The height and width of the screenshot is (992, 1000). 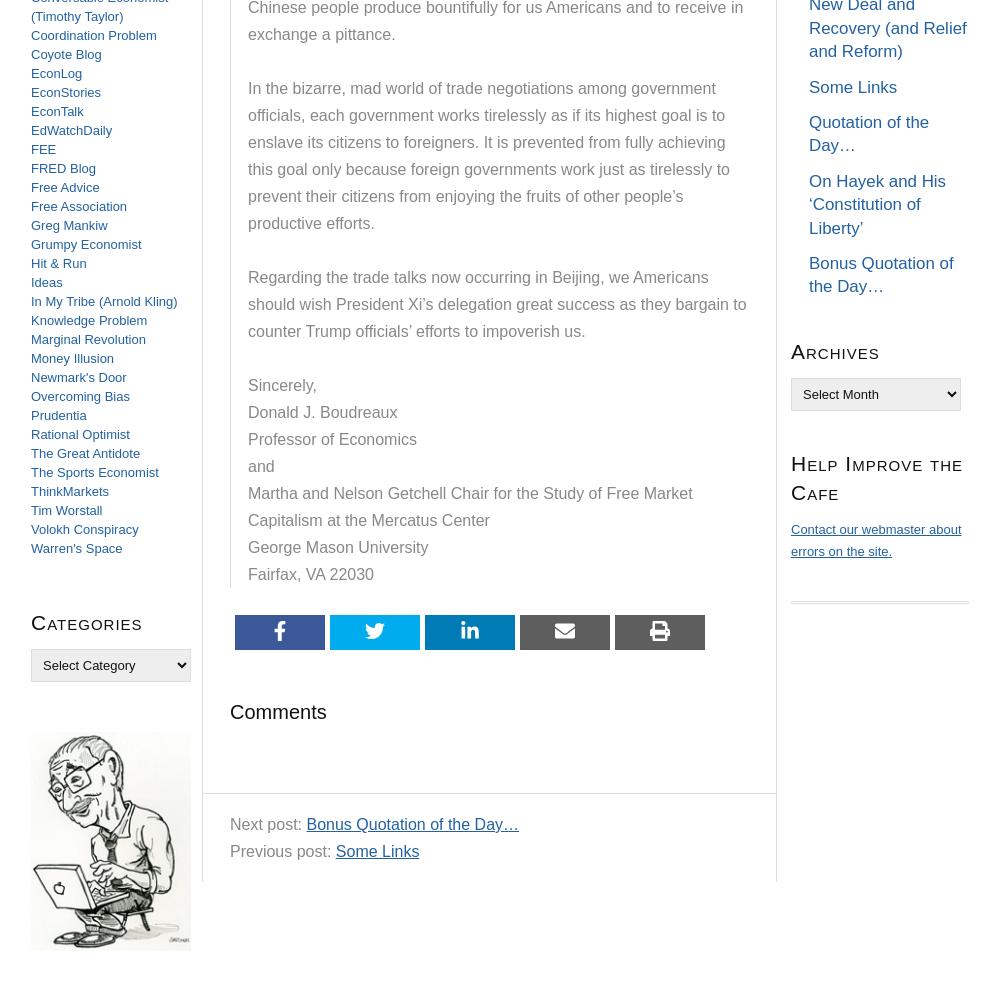 What do you see at coordinates (469, 506) in the screenshot?
I see `'Martha and Nelson Getchell Chair for the Study of Free Market Capitalism at the Mercatus Center'` at bounding box center [469, 506].